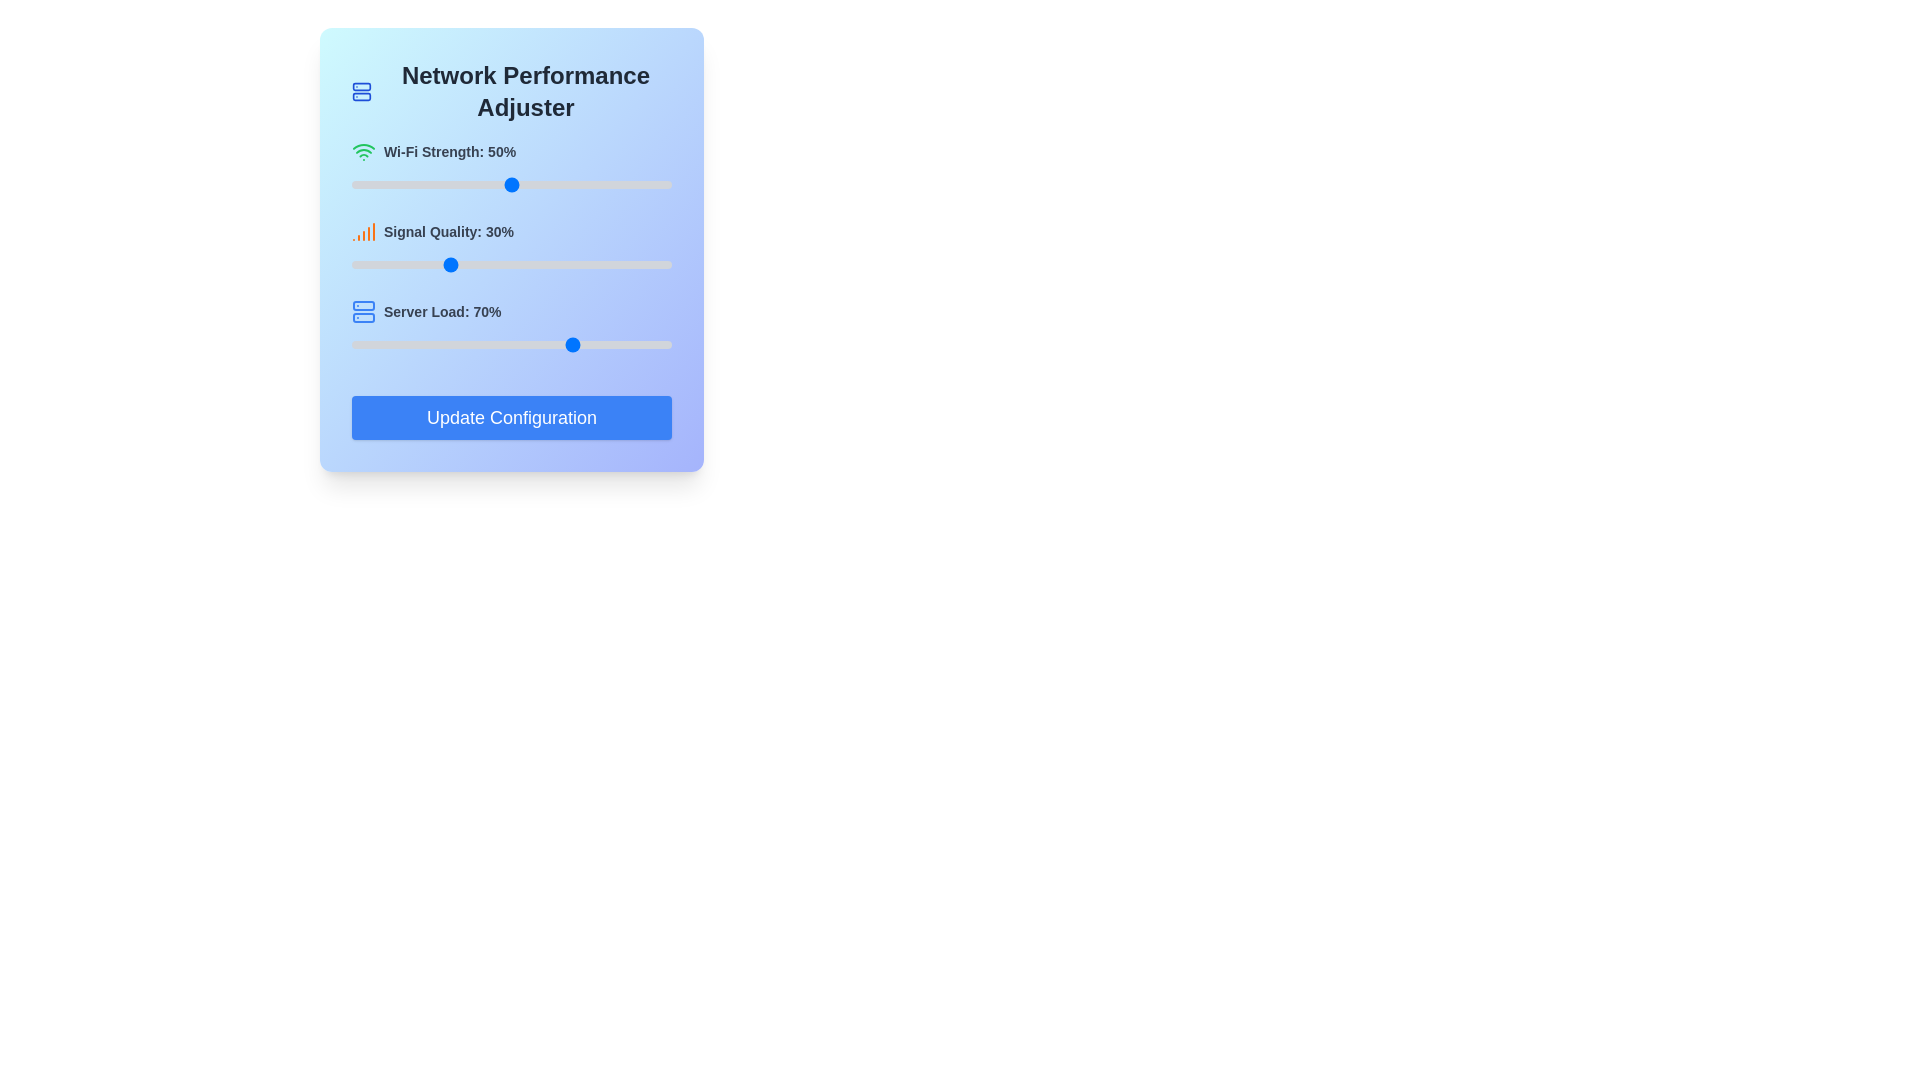 The height and width of the screenshot is (1080, 1920). I want to click on Wi-Fi strength, so click(623, 185).